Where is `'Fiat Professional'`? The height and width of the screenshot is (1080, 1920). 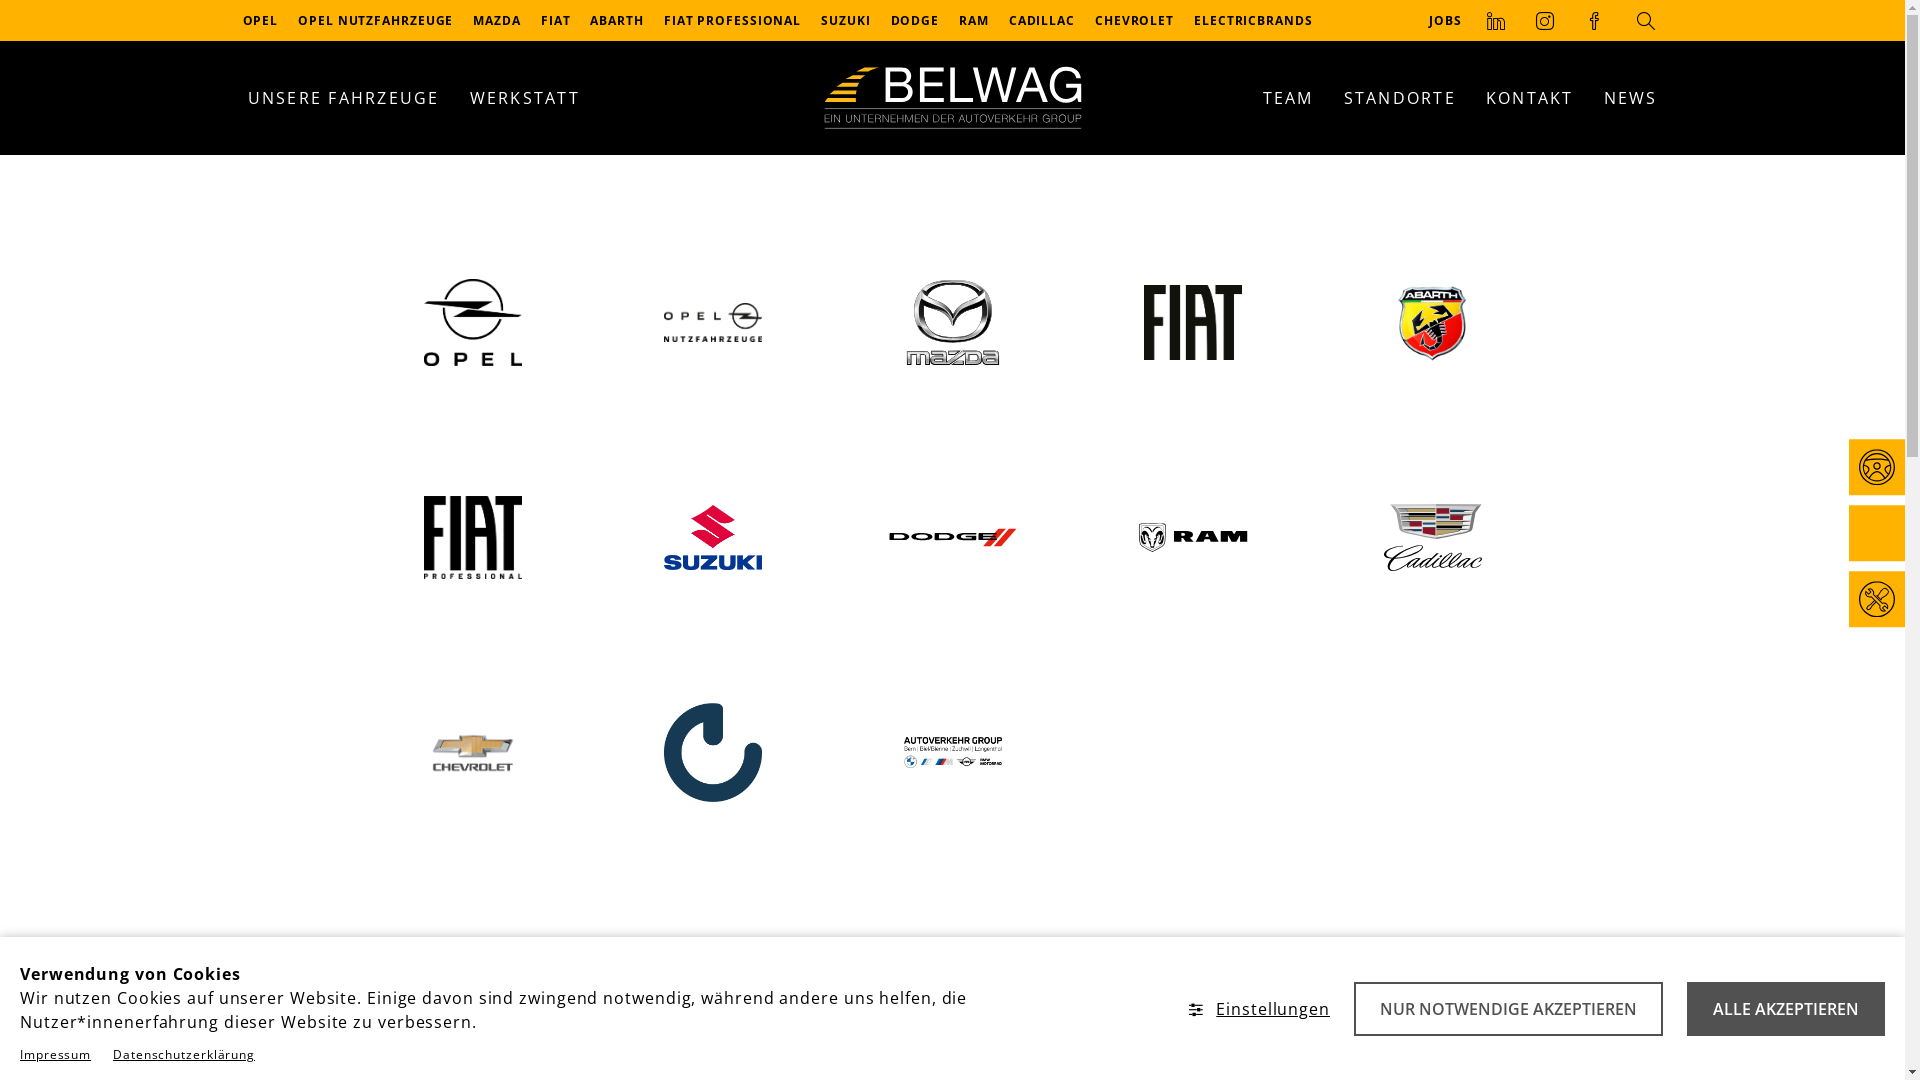 'Fiat Professional' is located at coordinates (472, 536).